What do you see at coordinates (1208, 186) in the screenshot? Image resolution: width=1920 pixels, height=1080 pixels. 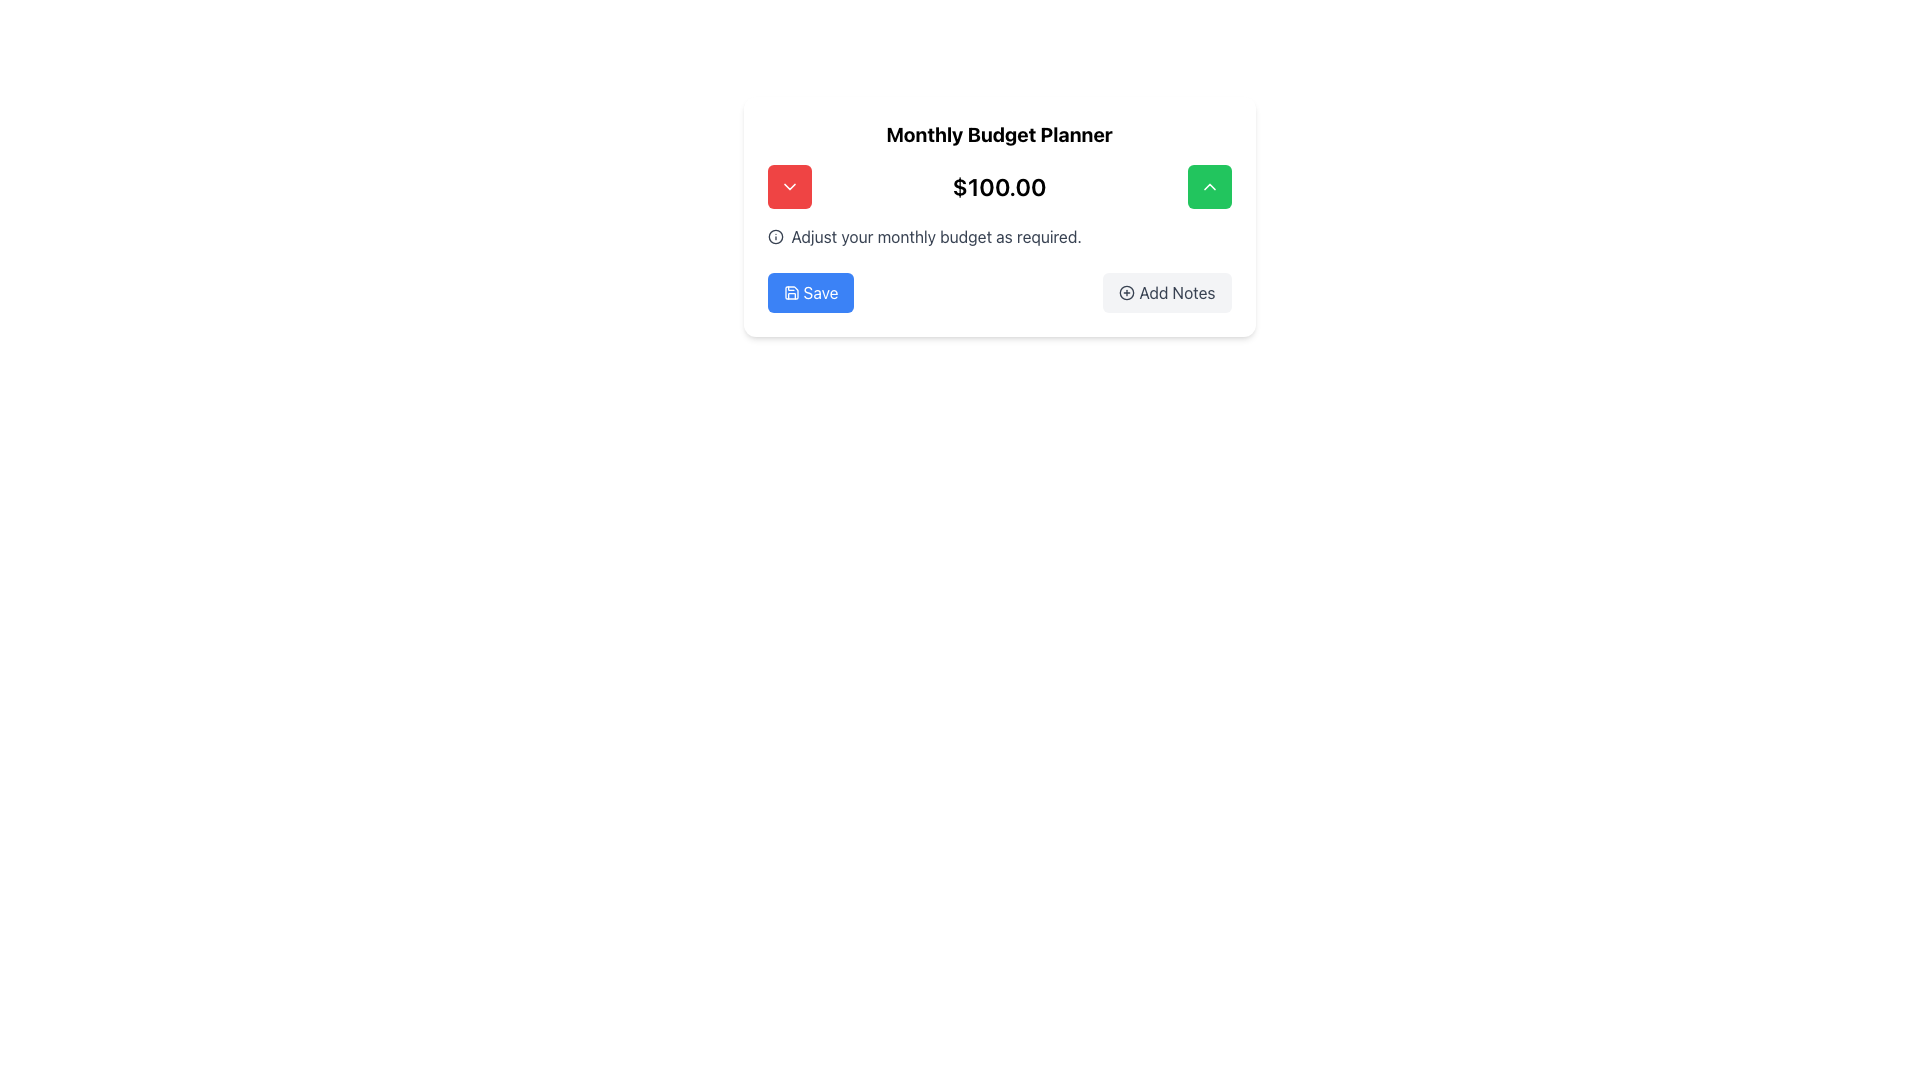 I see `the chevron-up icon located centrally within the green square button in the top-right region of the 'Monthly Budget Planner' card to interact or trigger a corresponding action` at bounding box center [1208, 186].